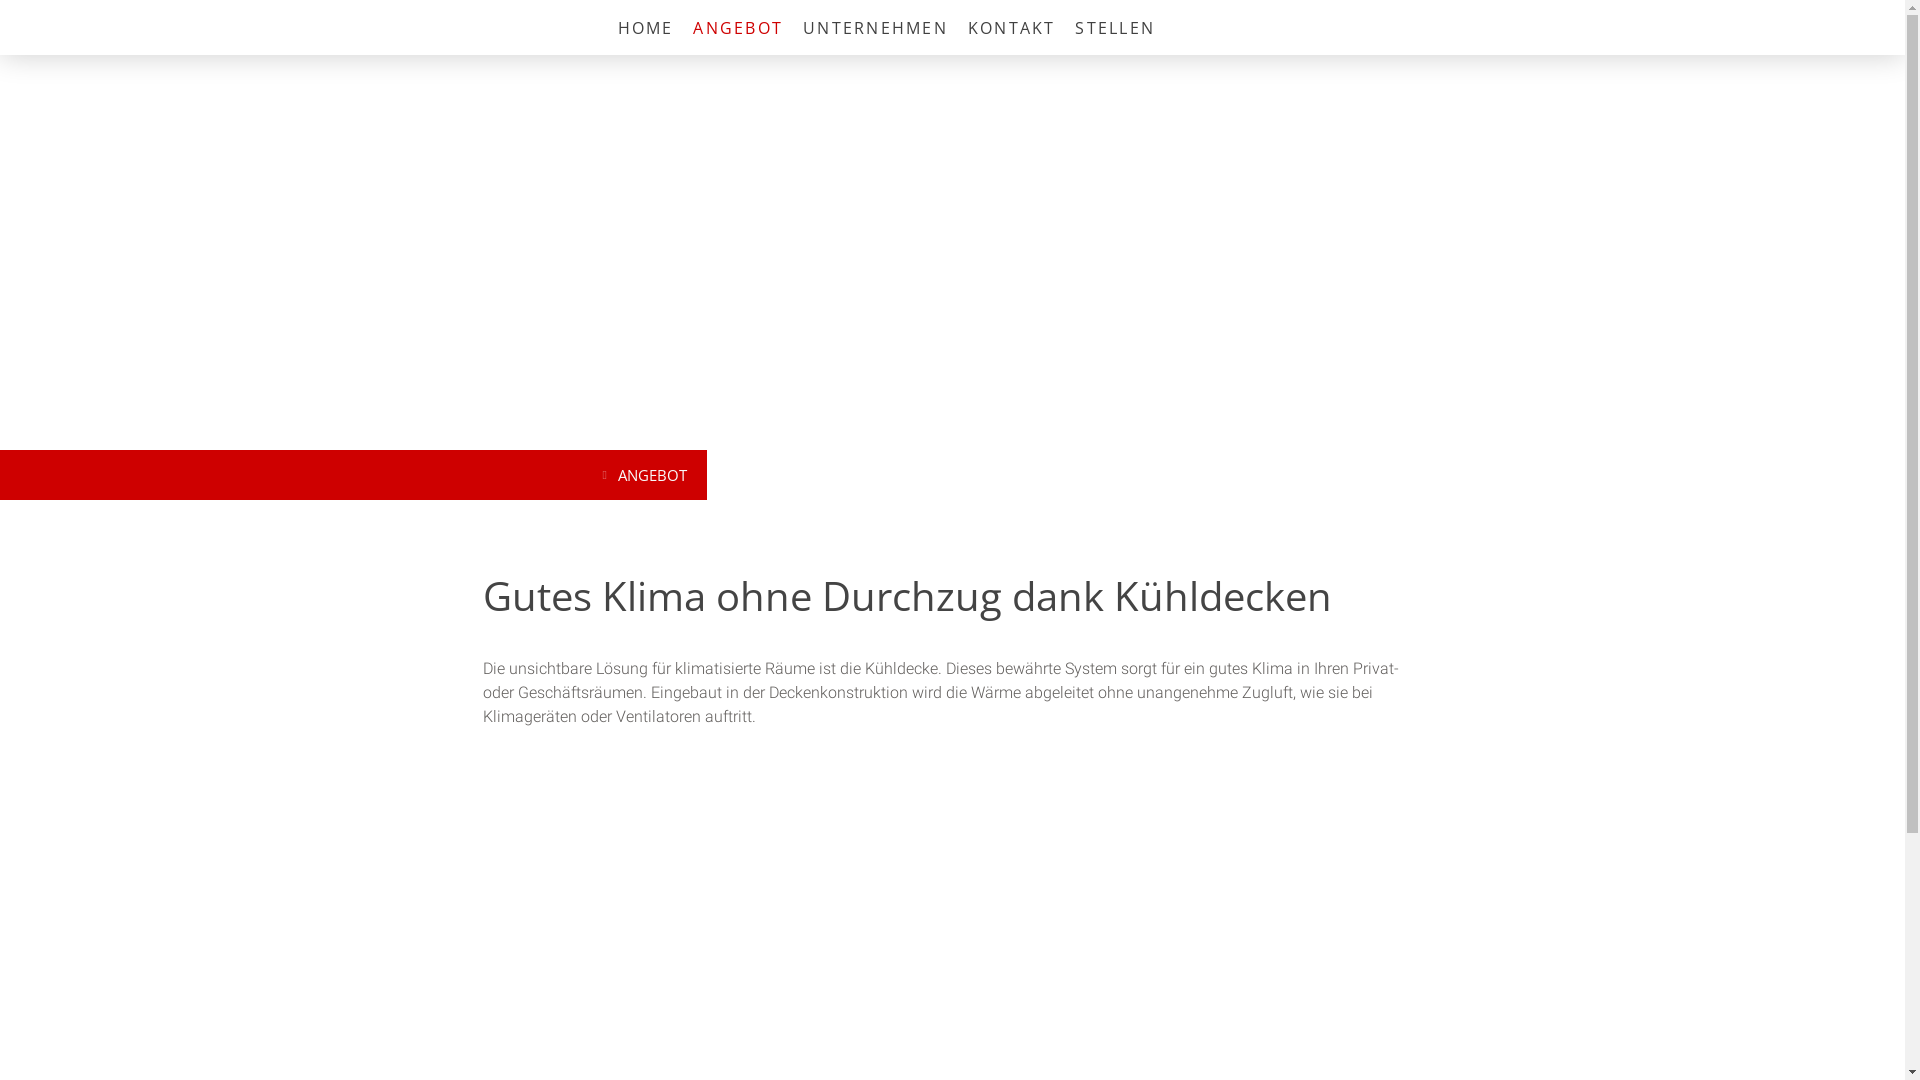 The width and height of the screenshot is (1920, 1080). Describe the element at coordinates (1113, 27) in the screenshot. I see `'STELLEN'` at that location.